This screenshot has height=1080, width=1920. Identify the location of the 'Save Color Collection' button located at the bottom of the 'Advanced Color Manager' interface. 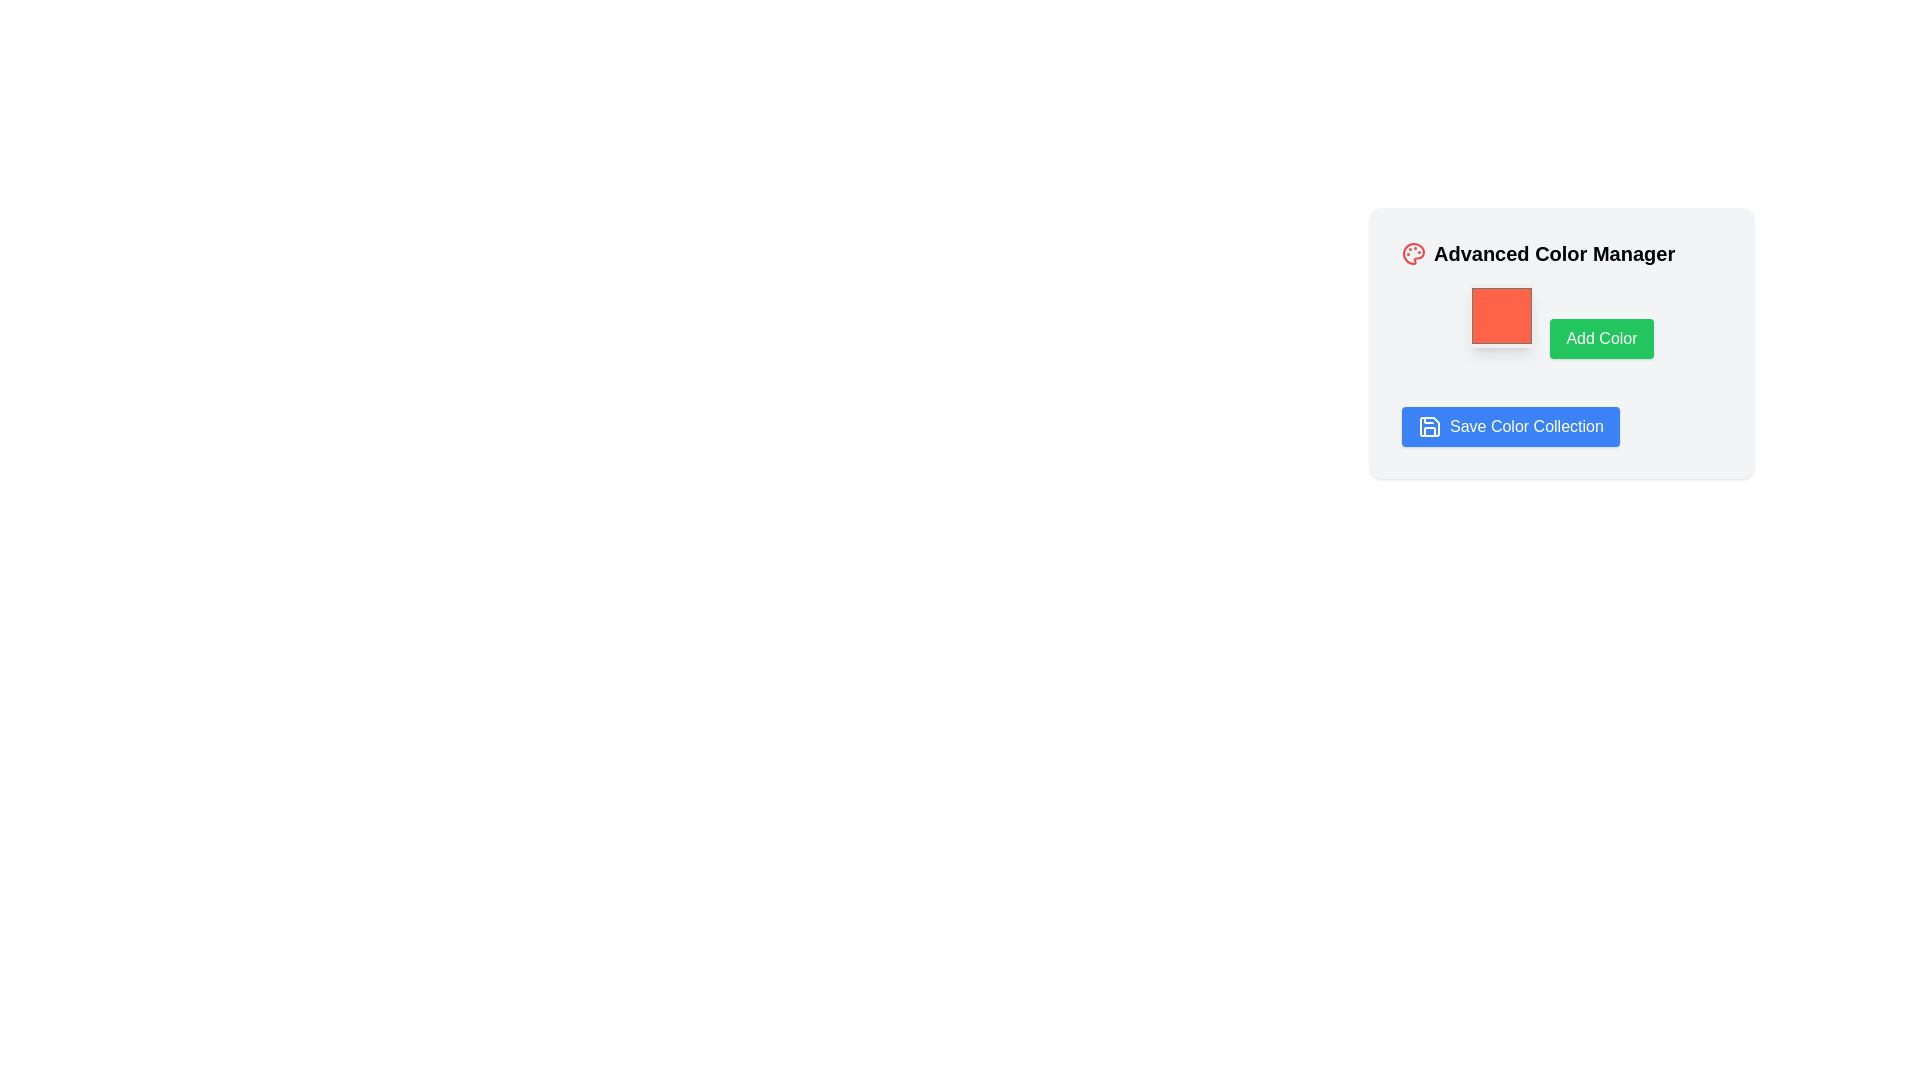
(1510, 426).